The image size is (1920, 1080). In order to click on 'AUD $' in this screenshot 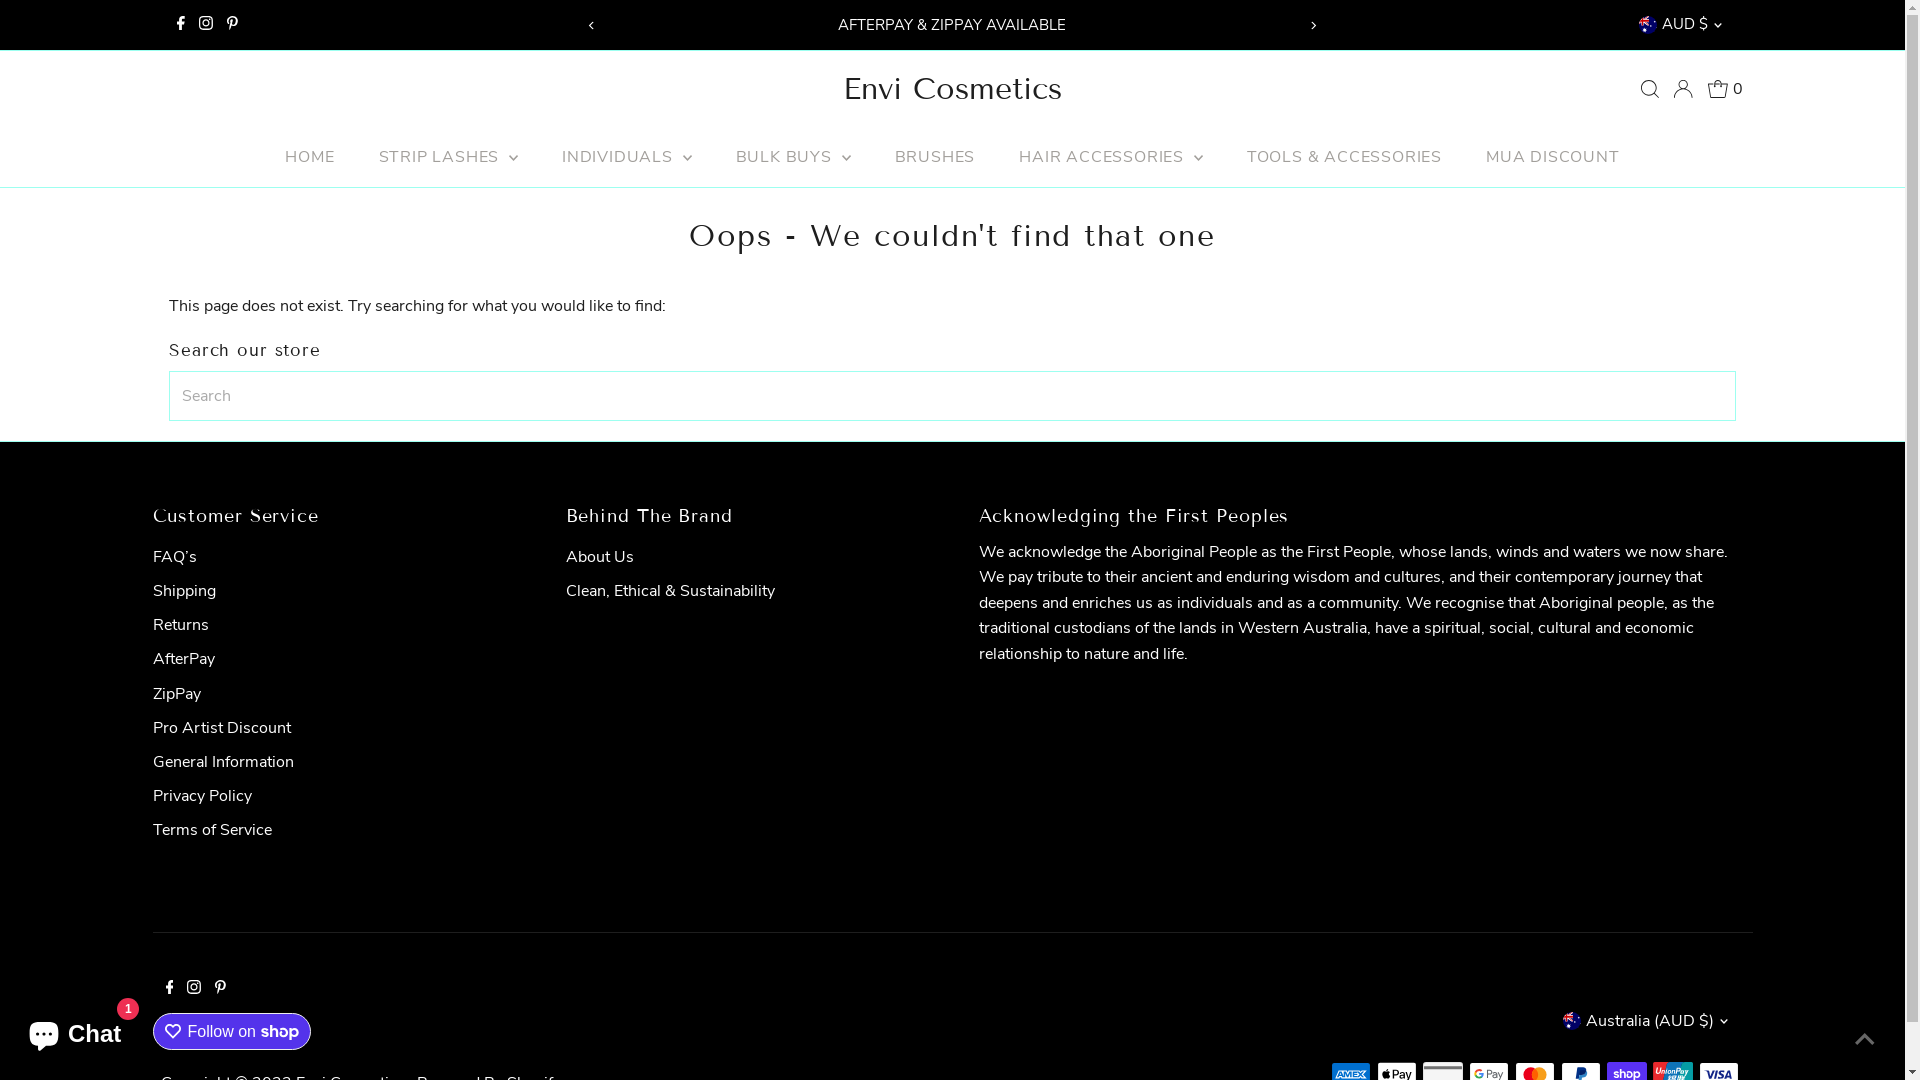, I will do `click(1682, 24)`.